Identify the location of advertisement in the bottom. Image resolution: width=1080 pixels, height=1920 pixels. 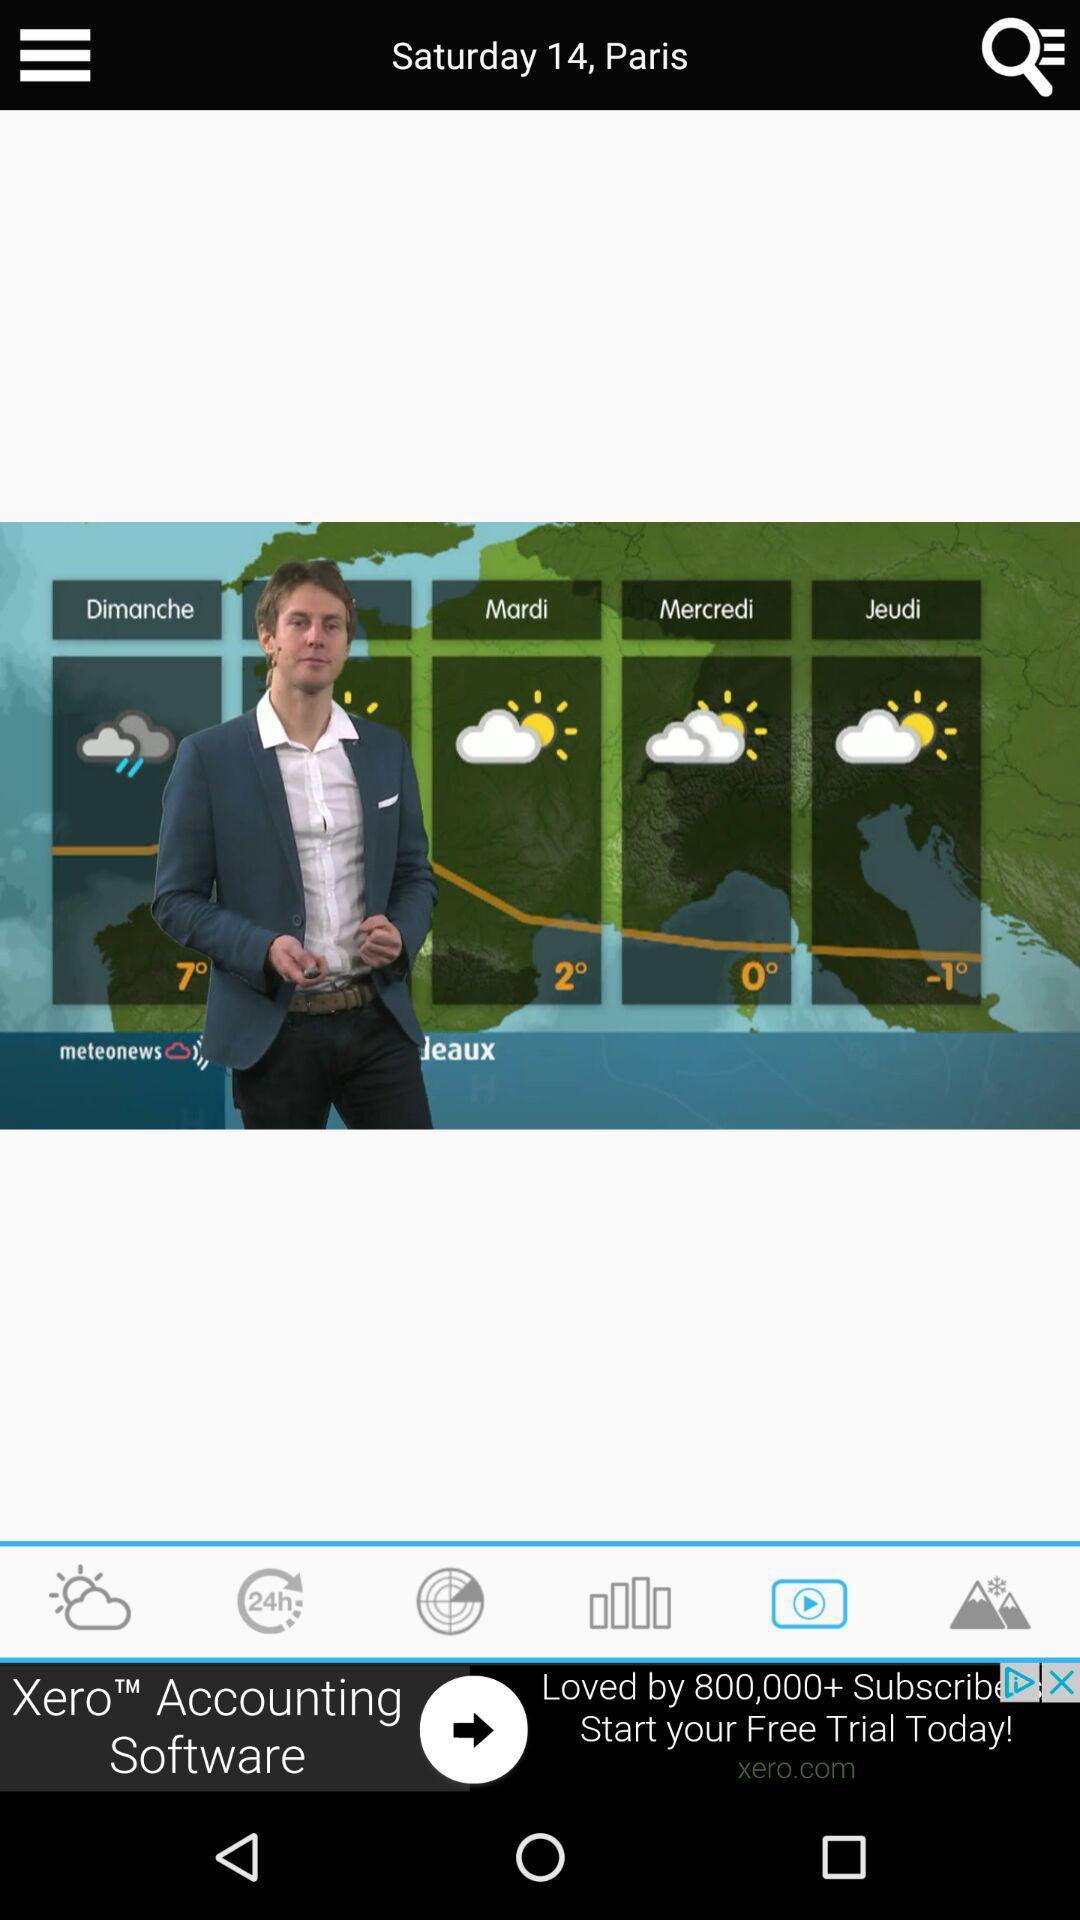
(540, 1727).